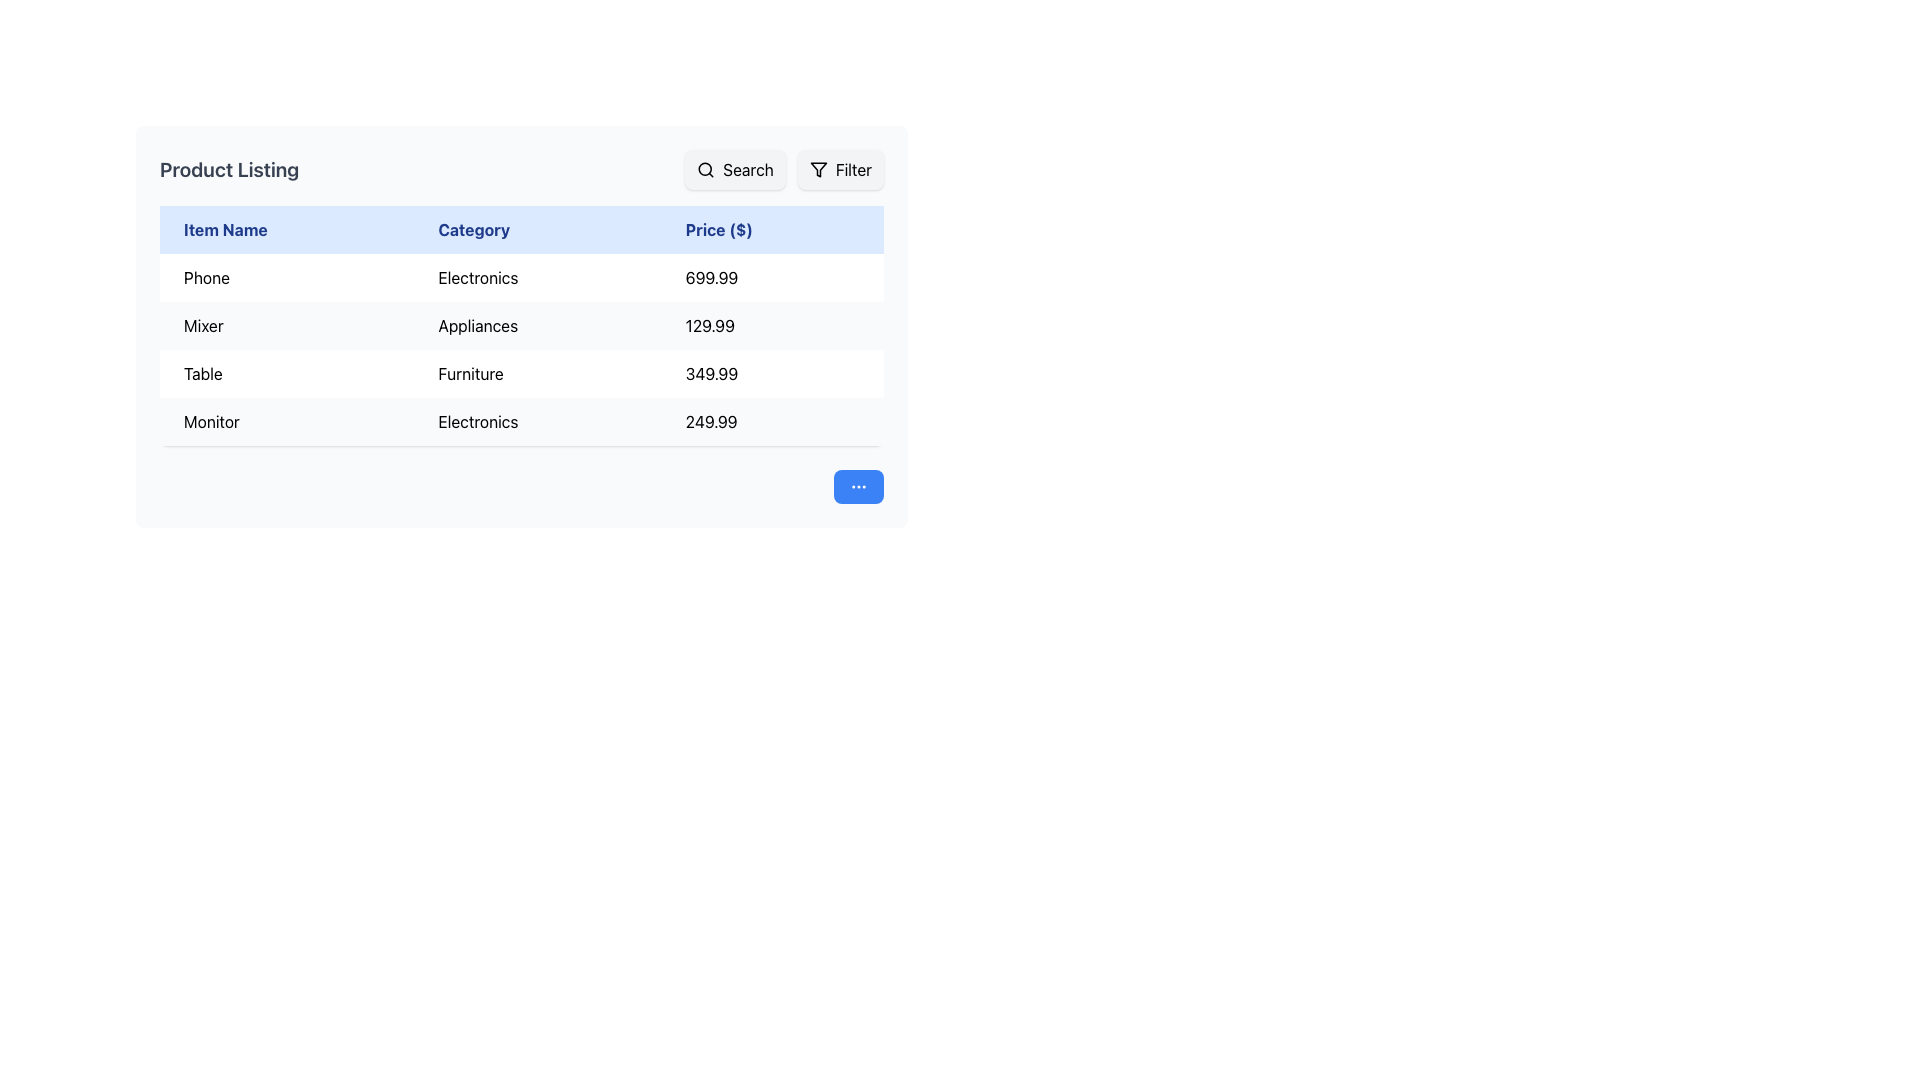  Describe the element at coordinates (818, 168) in the screenshot. I see `the funnel icon inside the 'Filter' button located at the top-right corner of the interface` at that location.